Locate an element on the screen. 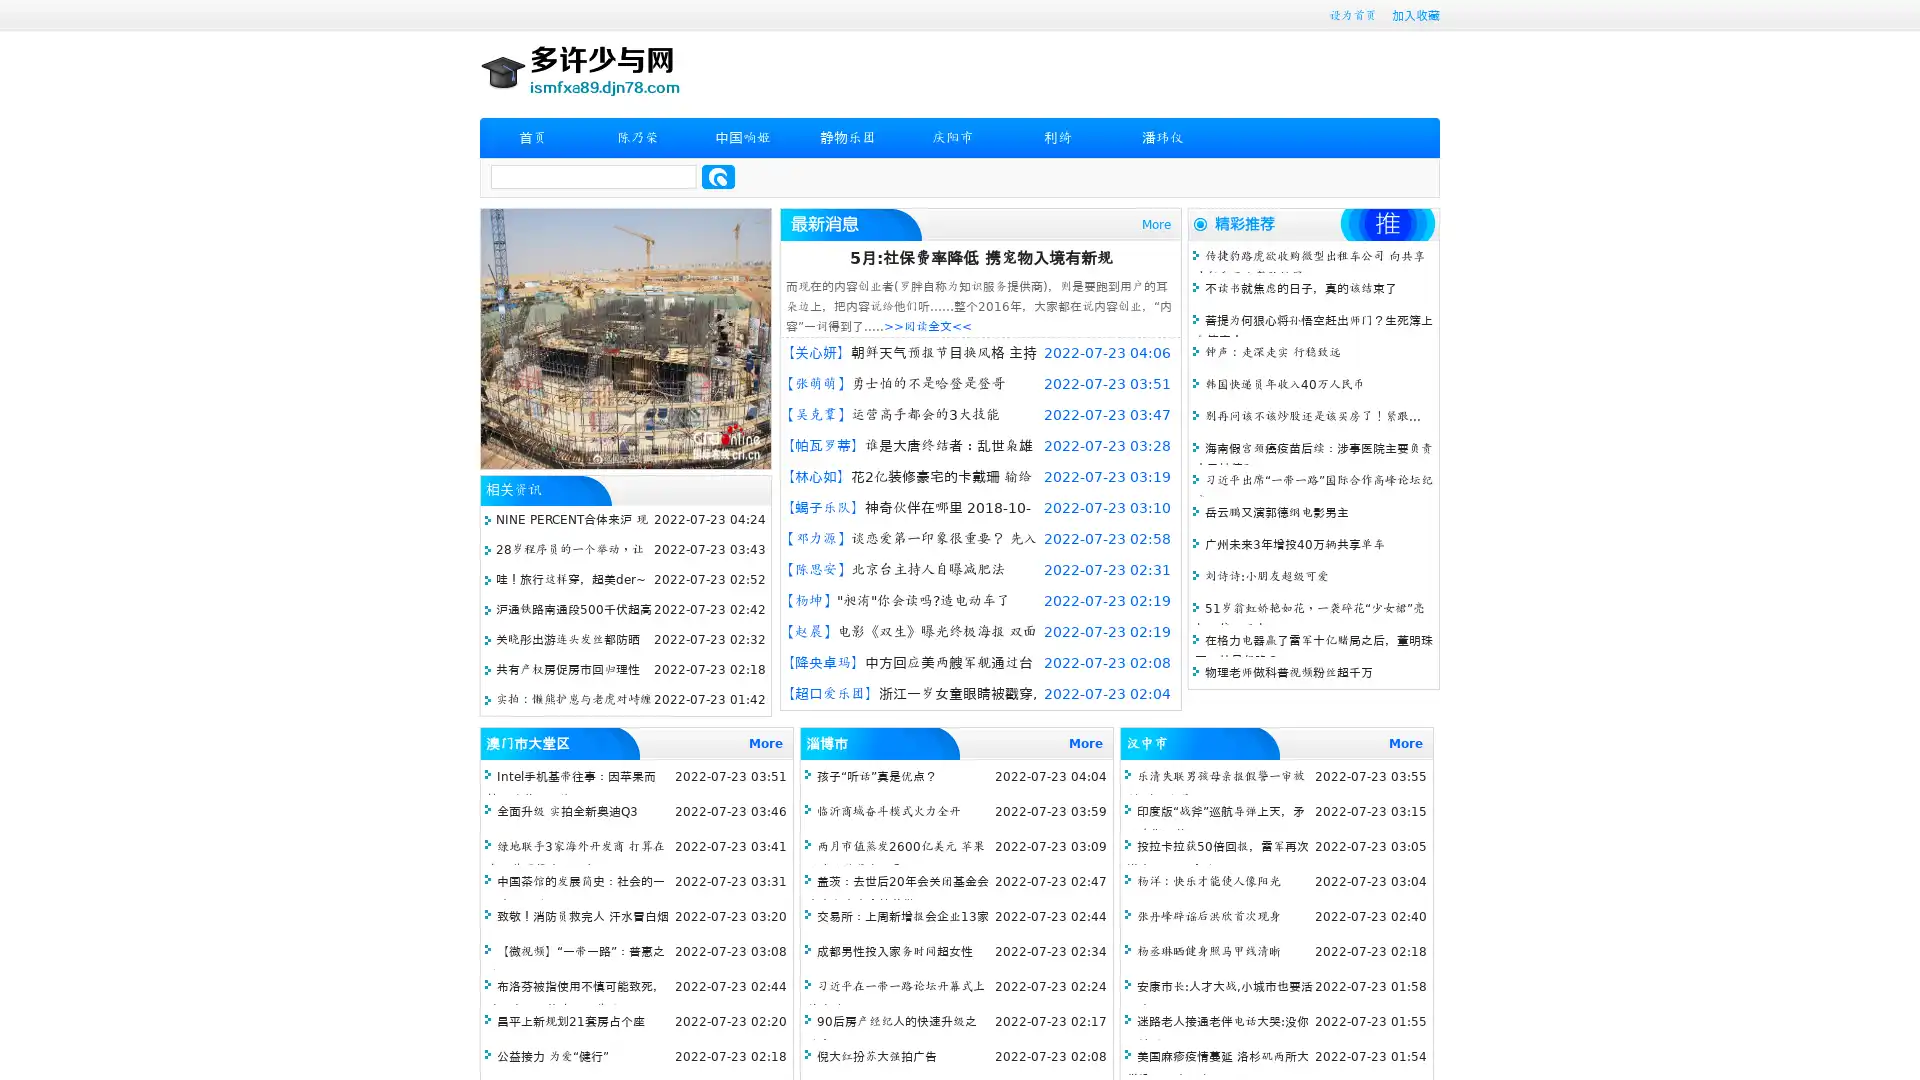 Image resolution: width=1920 pixels, height=1080 pixels. Search is located at coordinates (718, 176).